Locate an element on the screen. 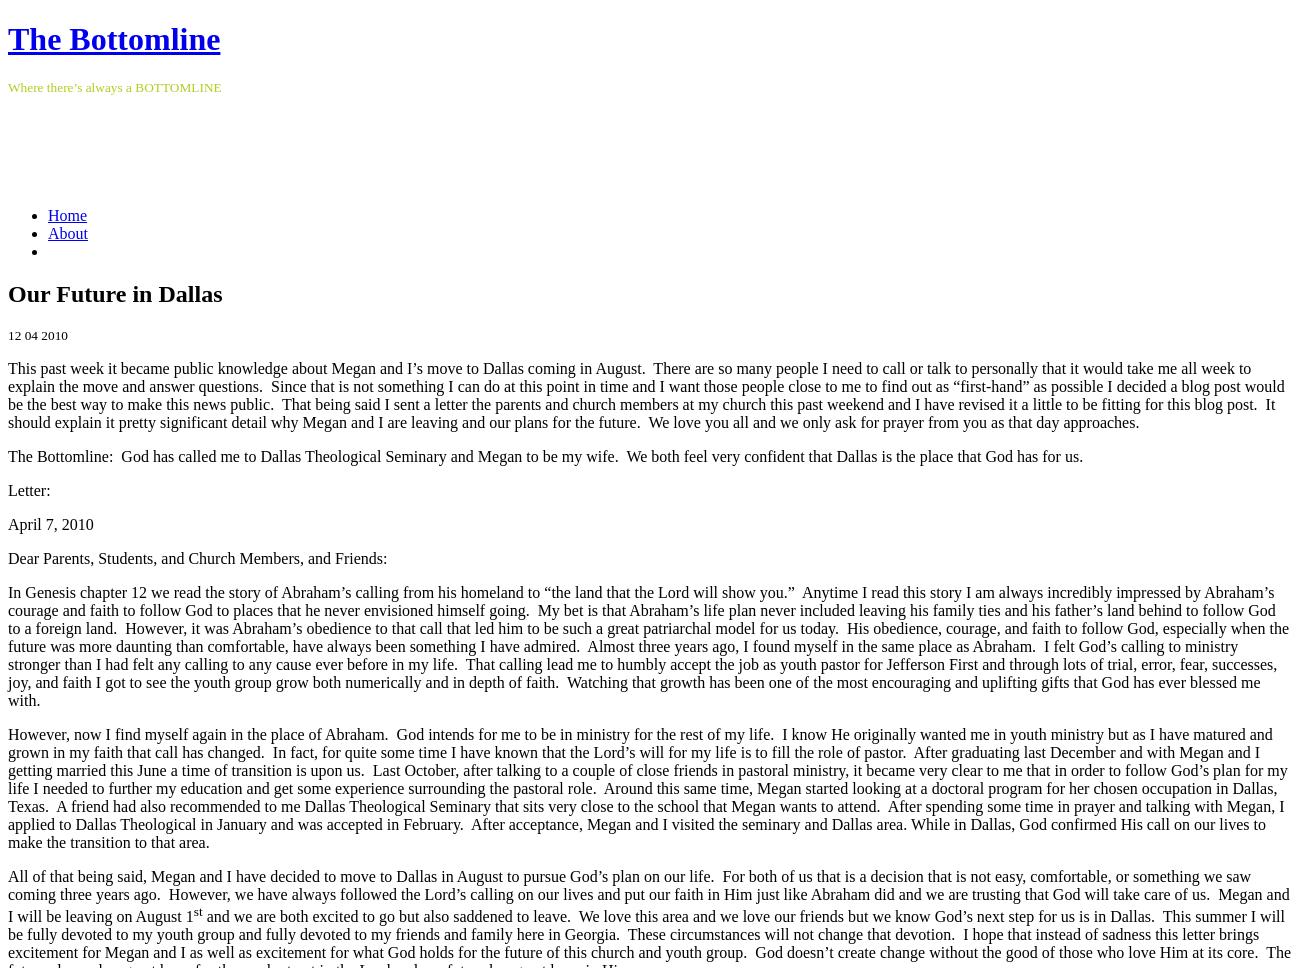  'However, now I find myself again in the place of Abraham.  God intends for me to be in ministry for the rest of my life.  I know He originally wanted me in youth ministry but as I have matured and grown in my faith that call has changed.  In fact, for quite some time I have known that the Lord’s will for my life is to fill the role of pastor.  After graduating last December and with Megan and I getting married this June a time of transition is upon us.  Last October, after talking to a couple of close friends in pastoral ministry, it became very clear to me that in order to follow God’s plan for my life I needed to further my education and get some experience surrounding the pastoral role.  Around this same time, Megan started looking at a doctoral program for her chosen occupation in Dallas, Texas.  A friend had also recommended to me Dallas Theological Seminary that sits very close to the school that Megan wants to attend.  After spending some time in prayer and talking with Megan, I applied to Dallas Theological in January and was accepted in February.  After acceptance, Megan and I visited the seminary and Dallas area. While in Dallas, God confirmed His call on our lives to make the transition to that area.' is located at coordinates (7, 786).